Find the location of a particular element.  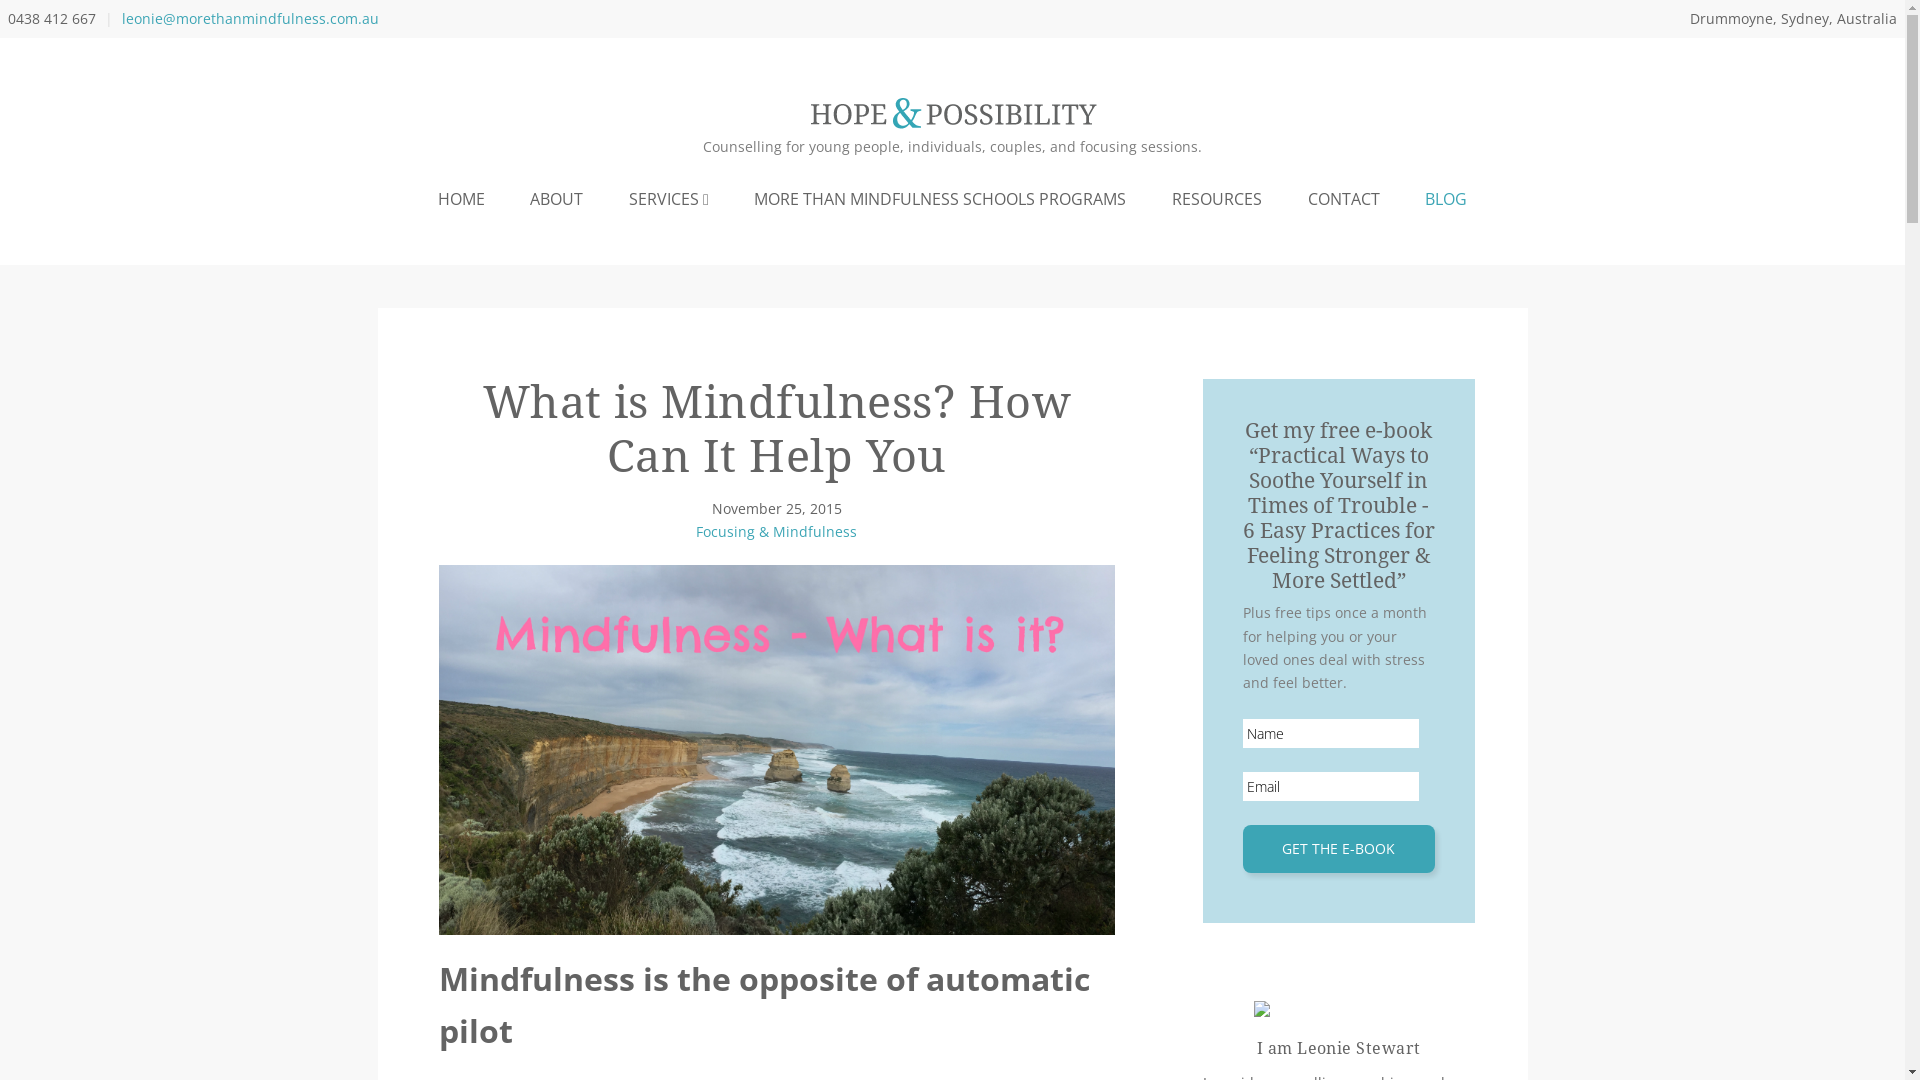

'ABOUT' is located at coordinates (557, 198).